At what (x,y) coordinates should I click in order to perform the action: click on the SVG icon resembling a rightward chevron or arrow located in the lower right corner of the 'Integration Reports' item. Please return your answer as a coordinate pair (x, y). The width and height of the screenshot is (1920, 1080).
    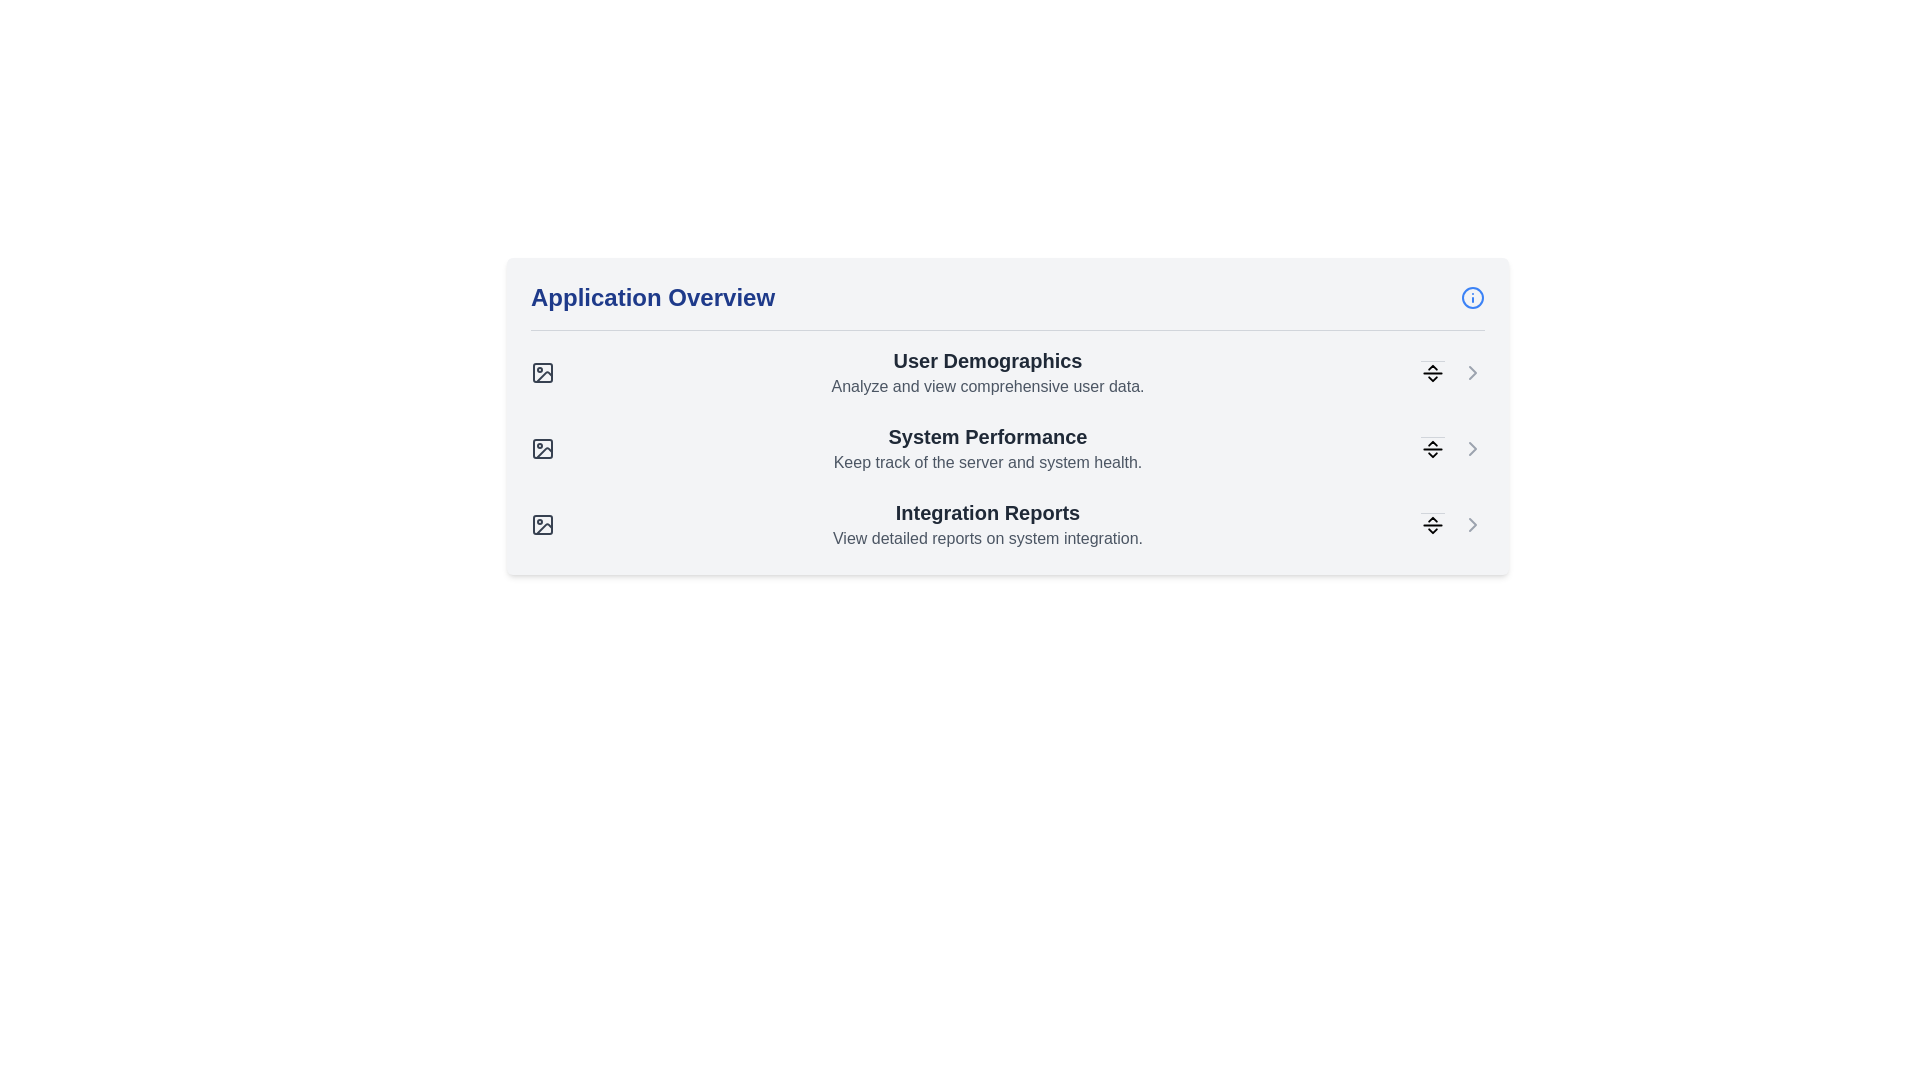
    Looking at the image, I should click on (1473, 523).